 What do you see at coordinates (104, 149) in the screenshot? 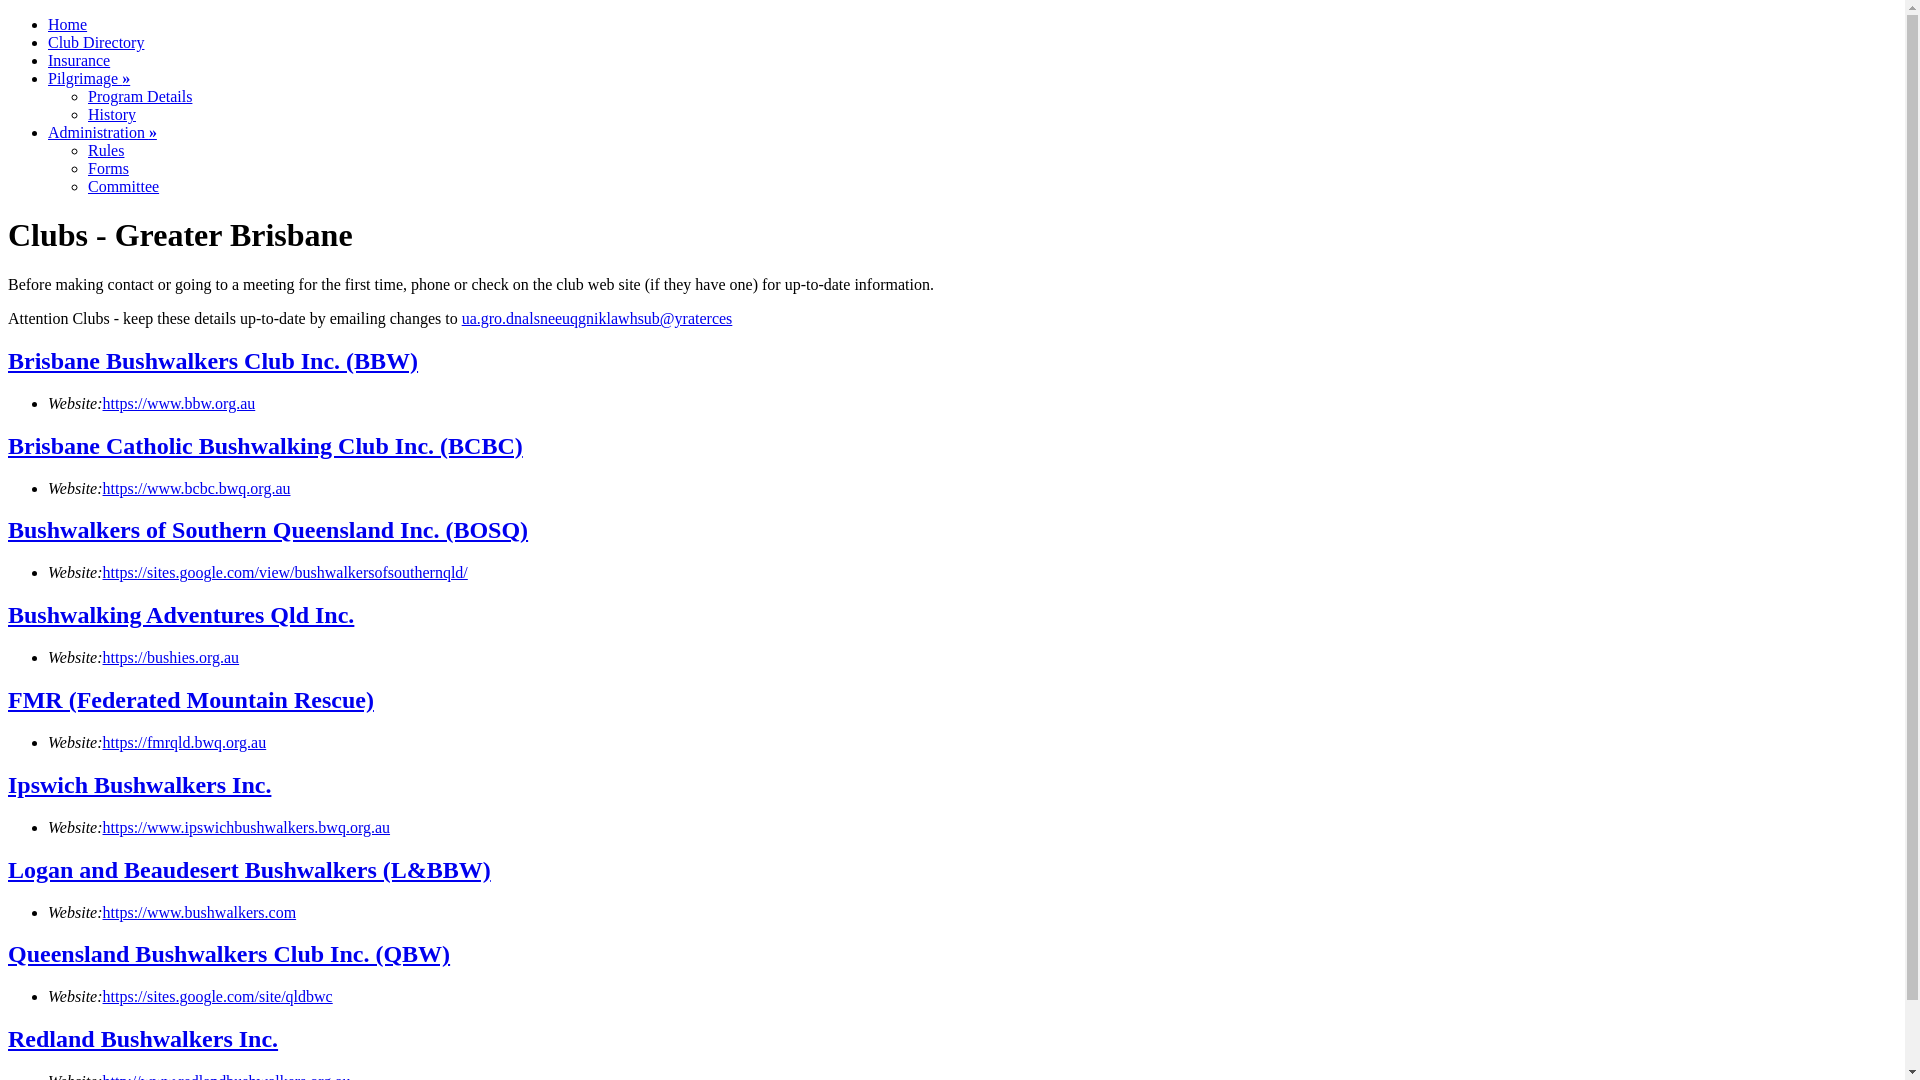
I see `'Rules'` at bounding box center [104, 149].